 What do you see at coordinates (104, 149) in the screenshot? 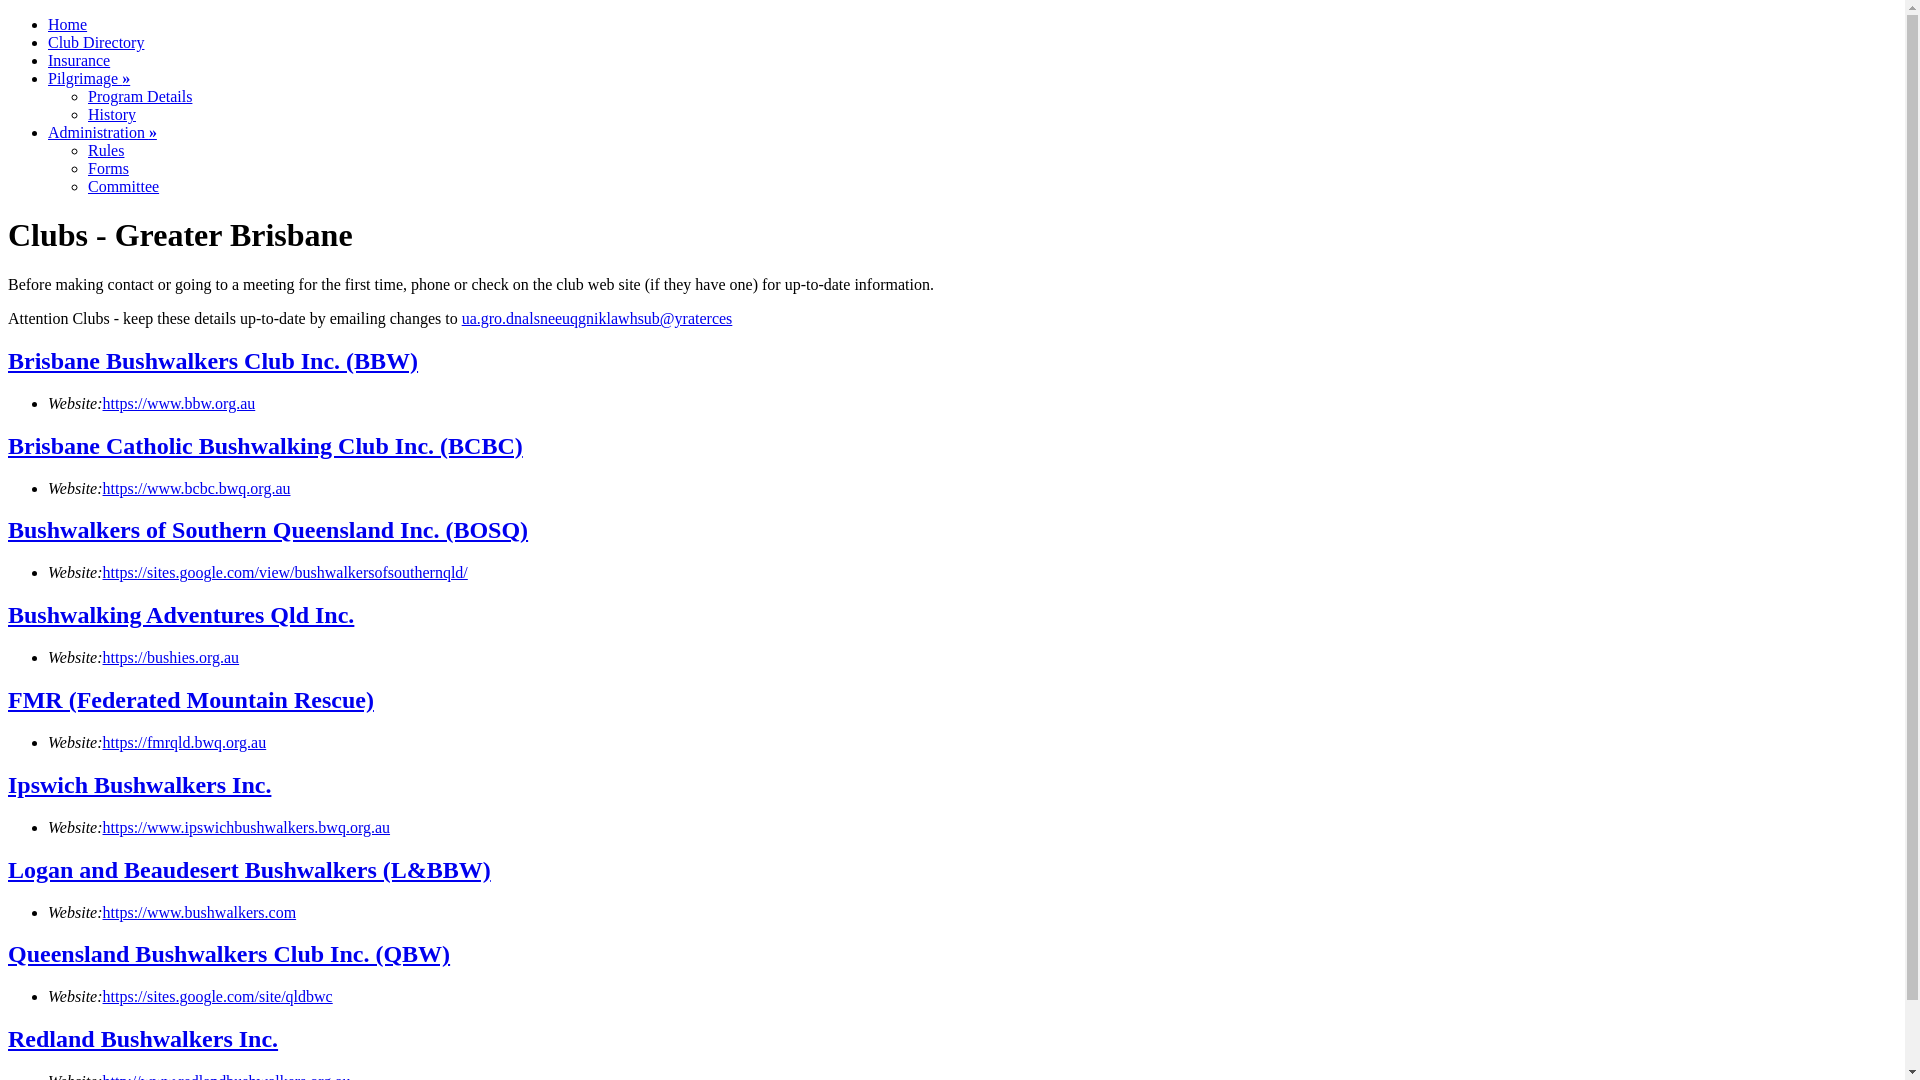
I see `'Rules'` at bounding box center [104, 149].